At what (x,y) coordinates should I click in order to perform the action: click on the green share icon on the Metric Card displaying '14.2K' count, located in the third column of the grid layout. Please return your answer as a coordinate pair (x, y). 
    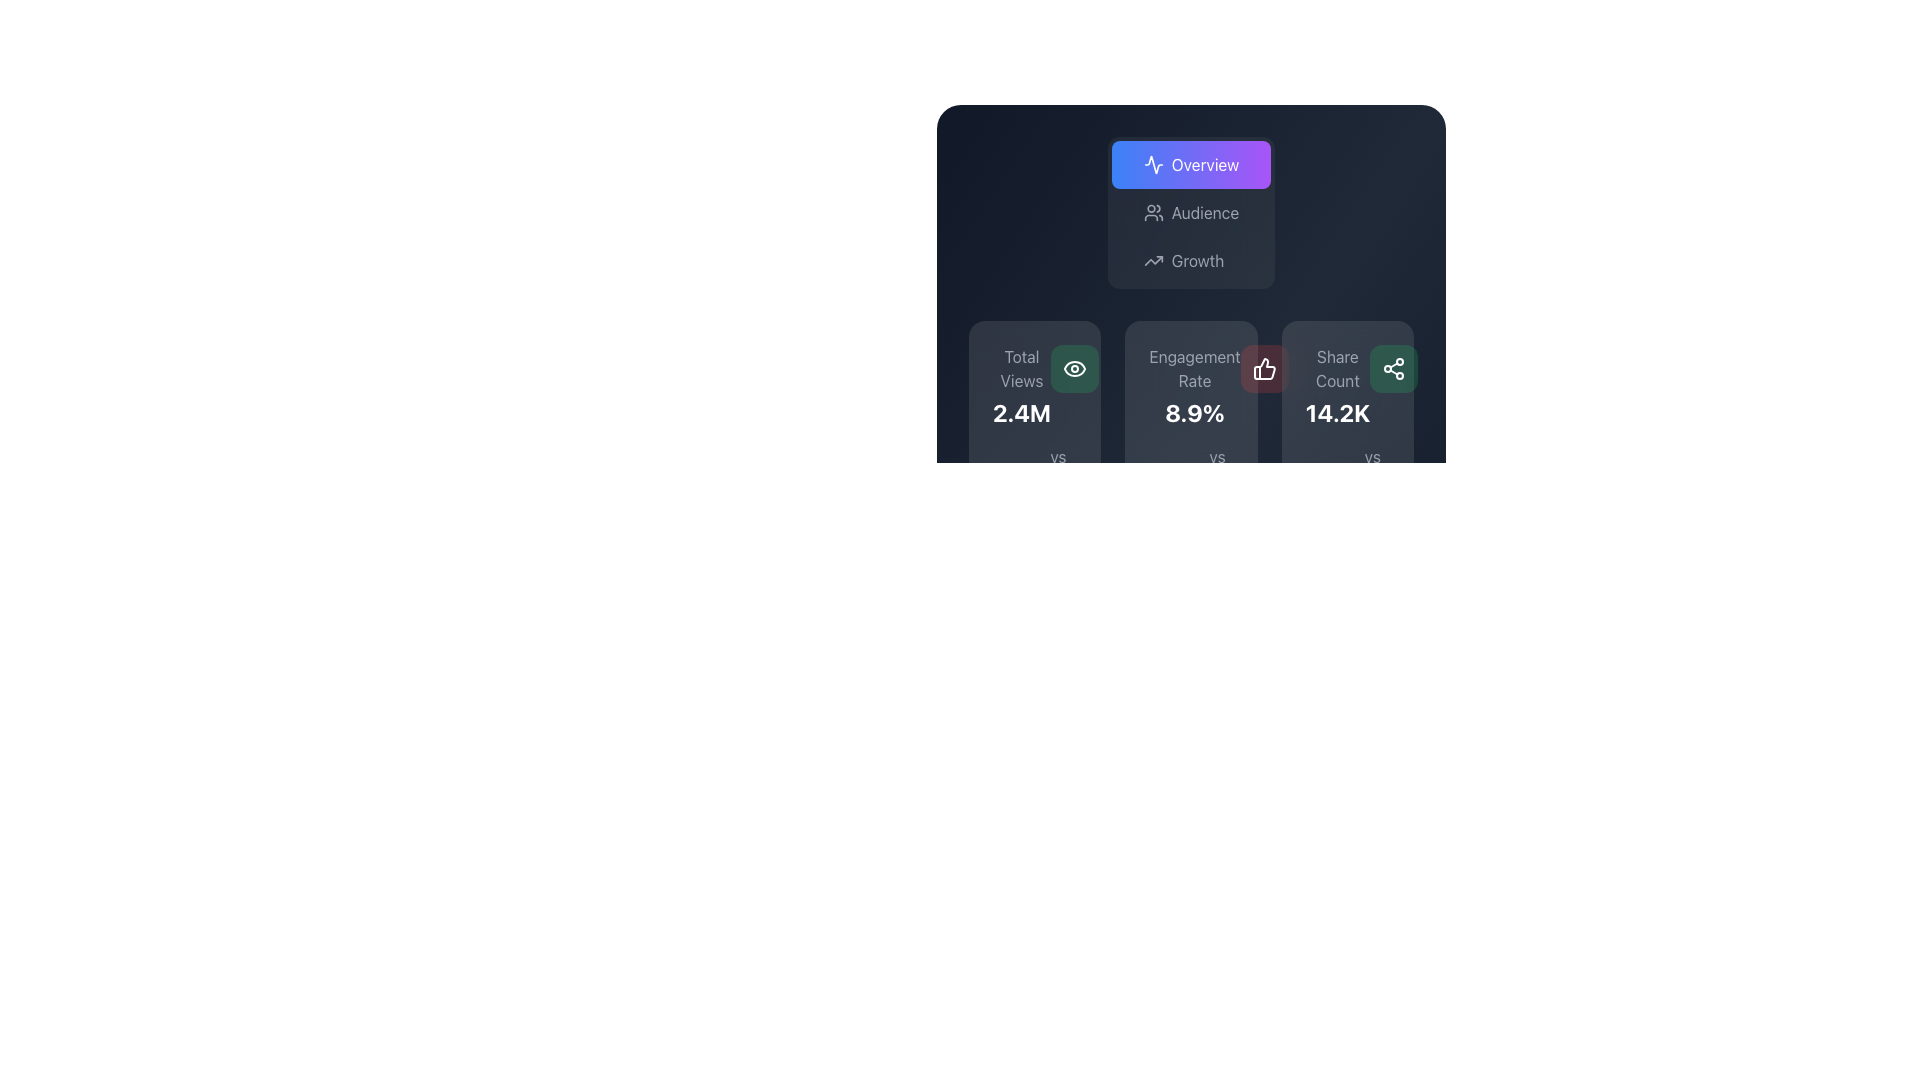
    Looking at the image, I should click on (1347, 430).